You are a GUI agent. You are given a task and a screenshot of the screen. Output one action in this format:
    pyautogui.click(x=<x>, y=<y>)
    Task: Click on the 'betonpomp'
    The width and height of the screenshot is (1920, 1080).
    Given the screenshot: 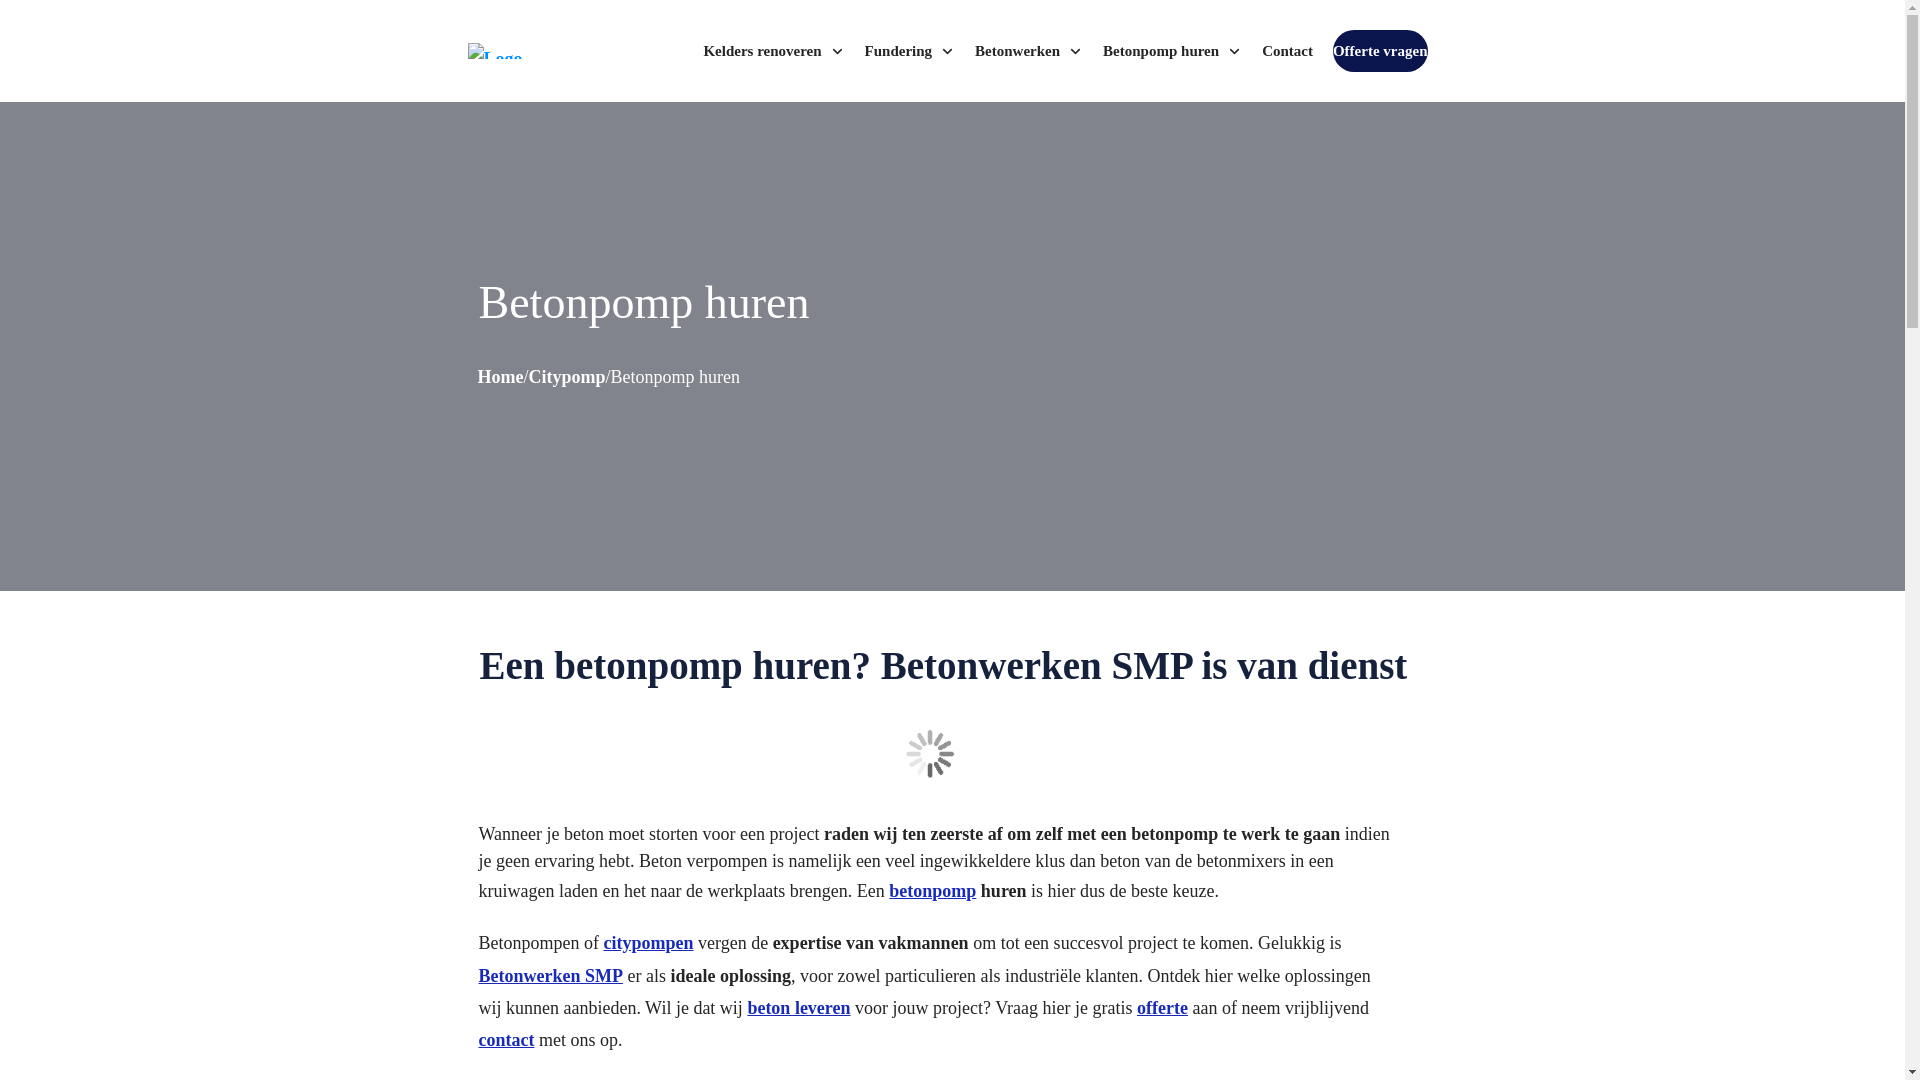 What is the action you would take?
    pyautogui.click(x=931, y=890)
    